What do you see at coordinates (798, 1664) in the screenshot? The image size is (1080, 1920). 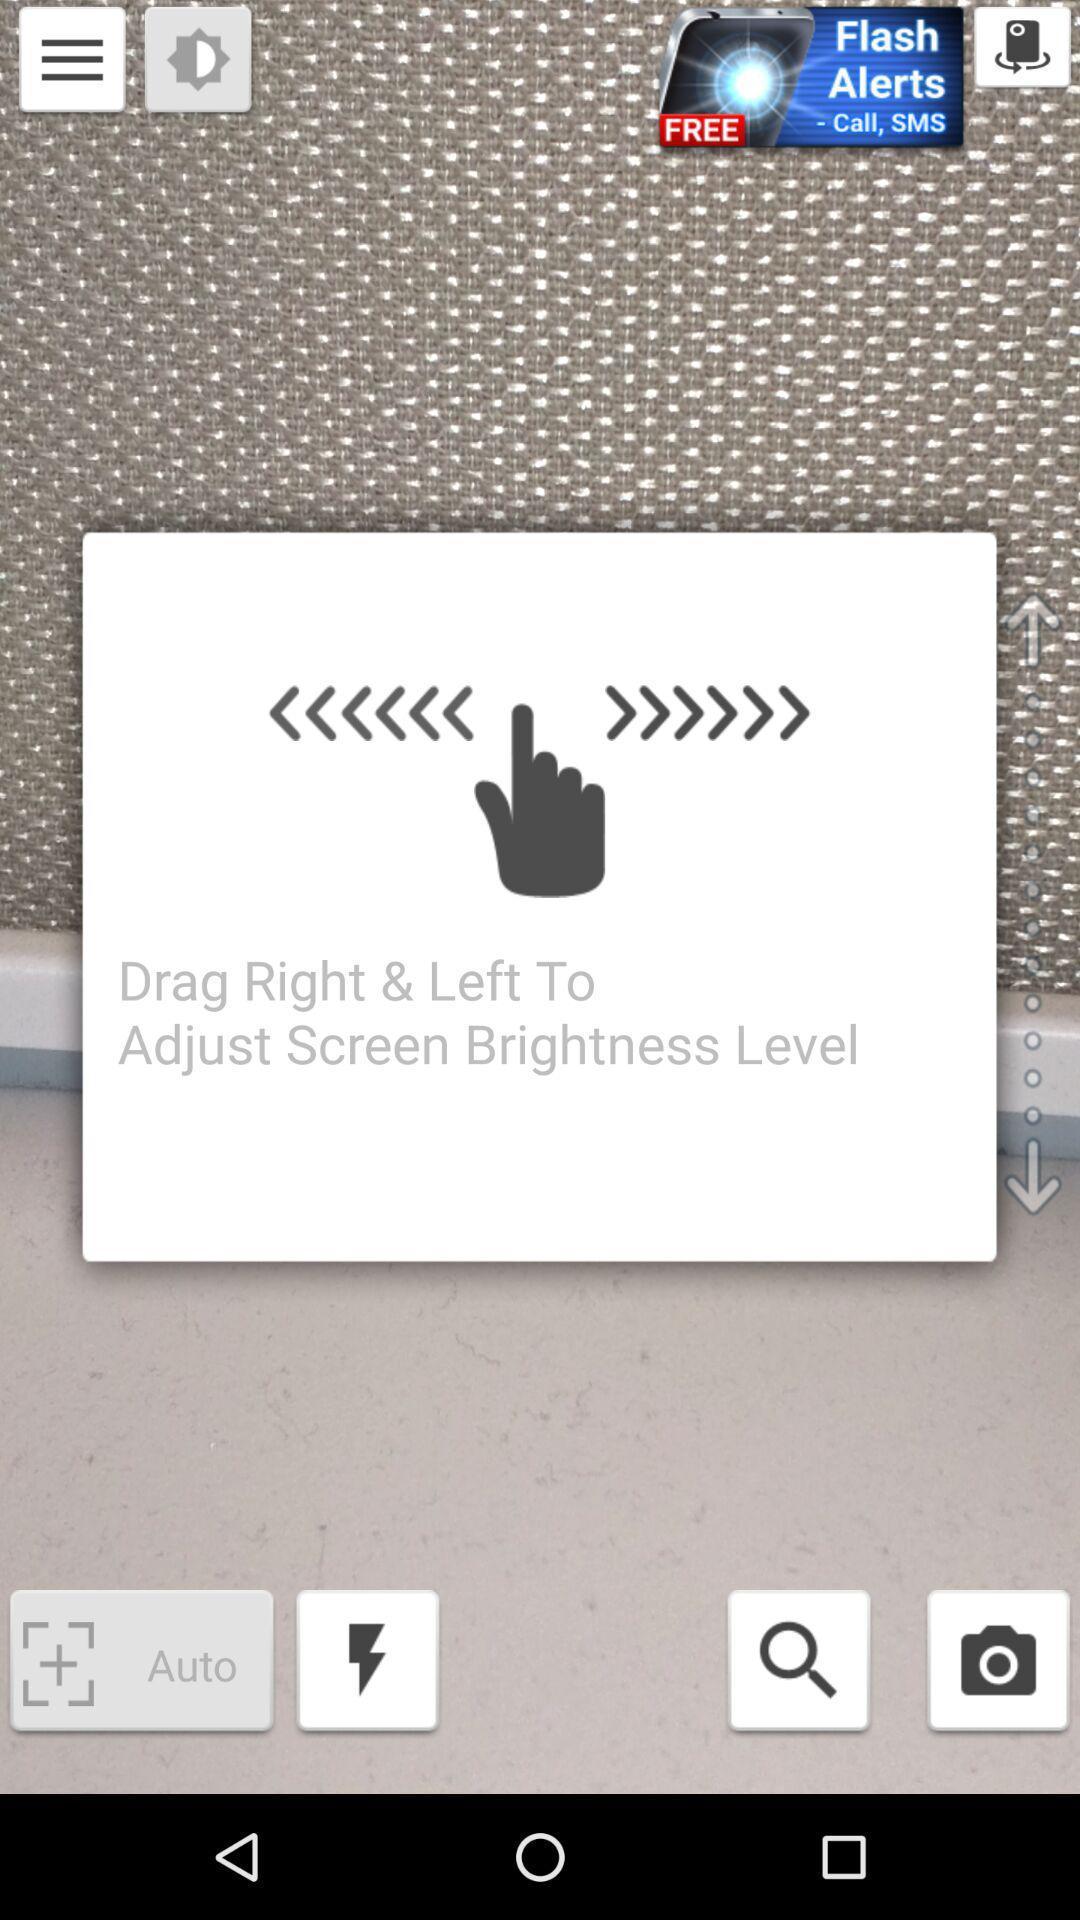 I see `search` at bounding box center [798, 1664].